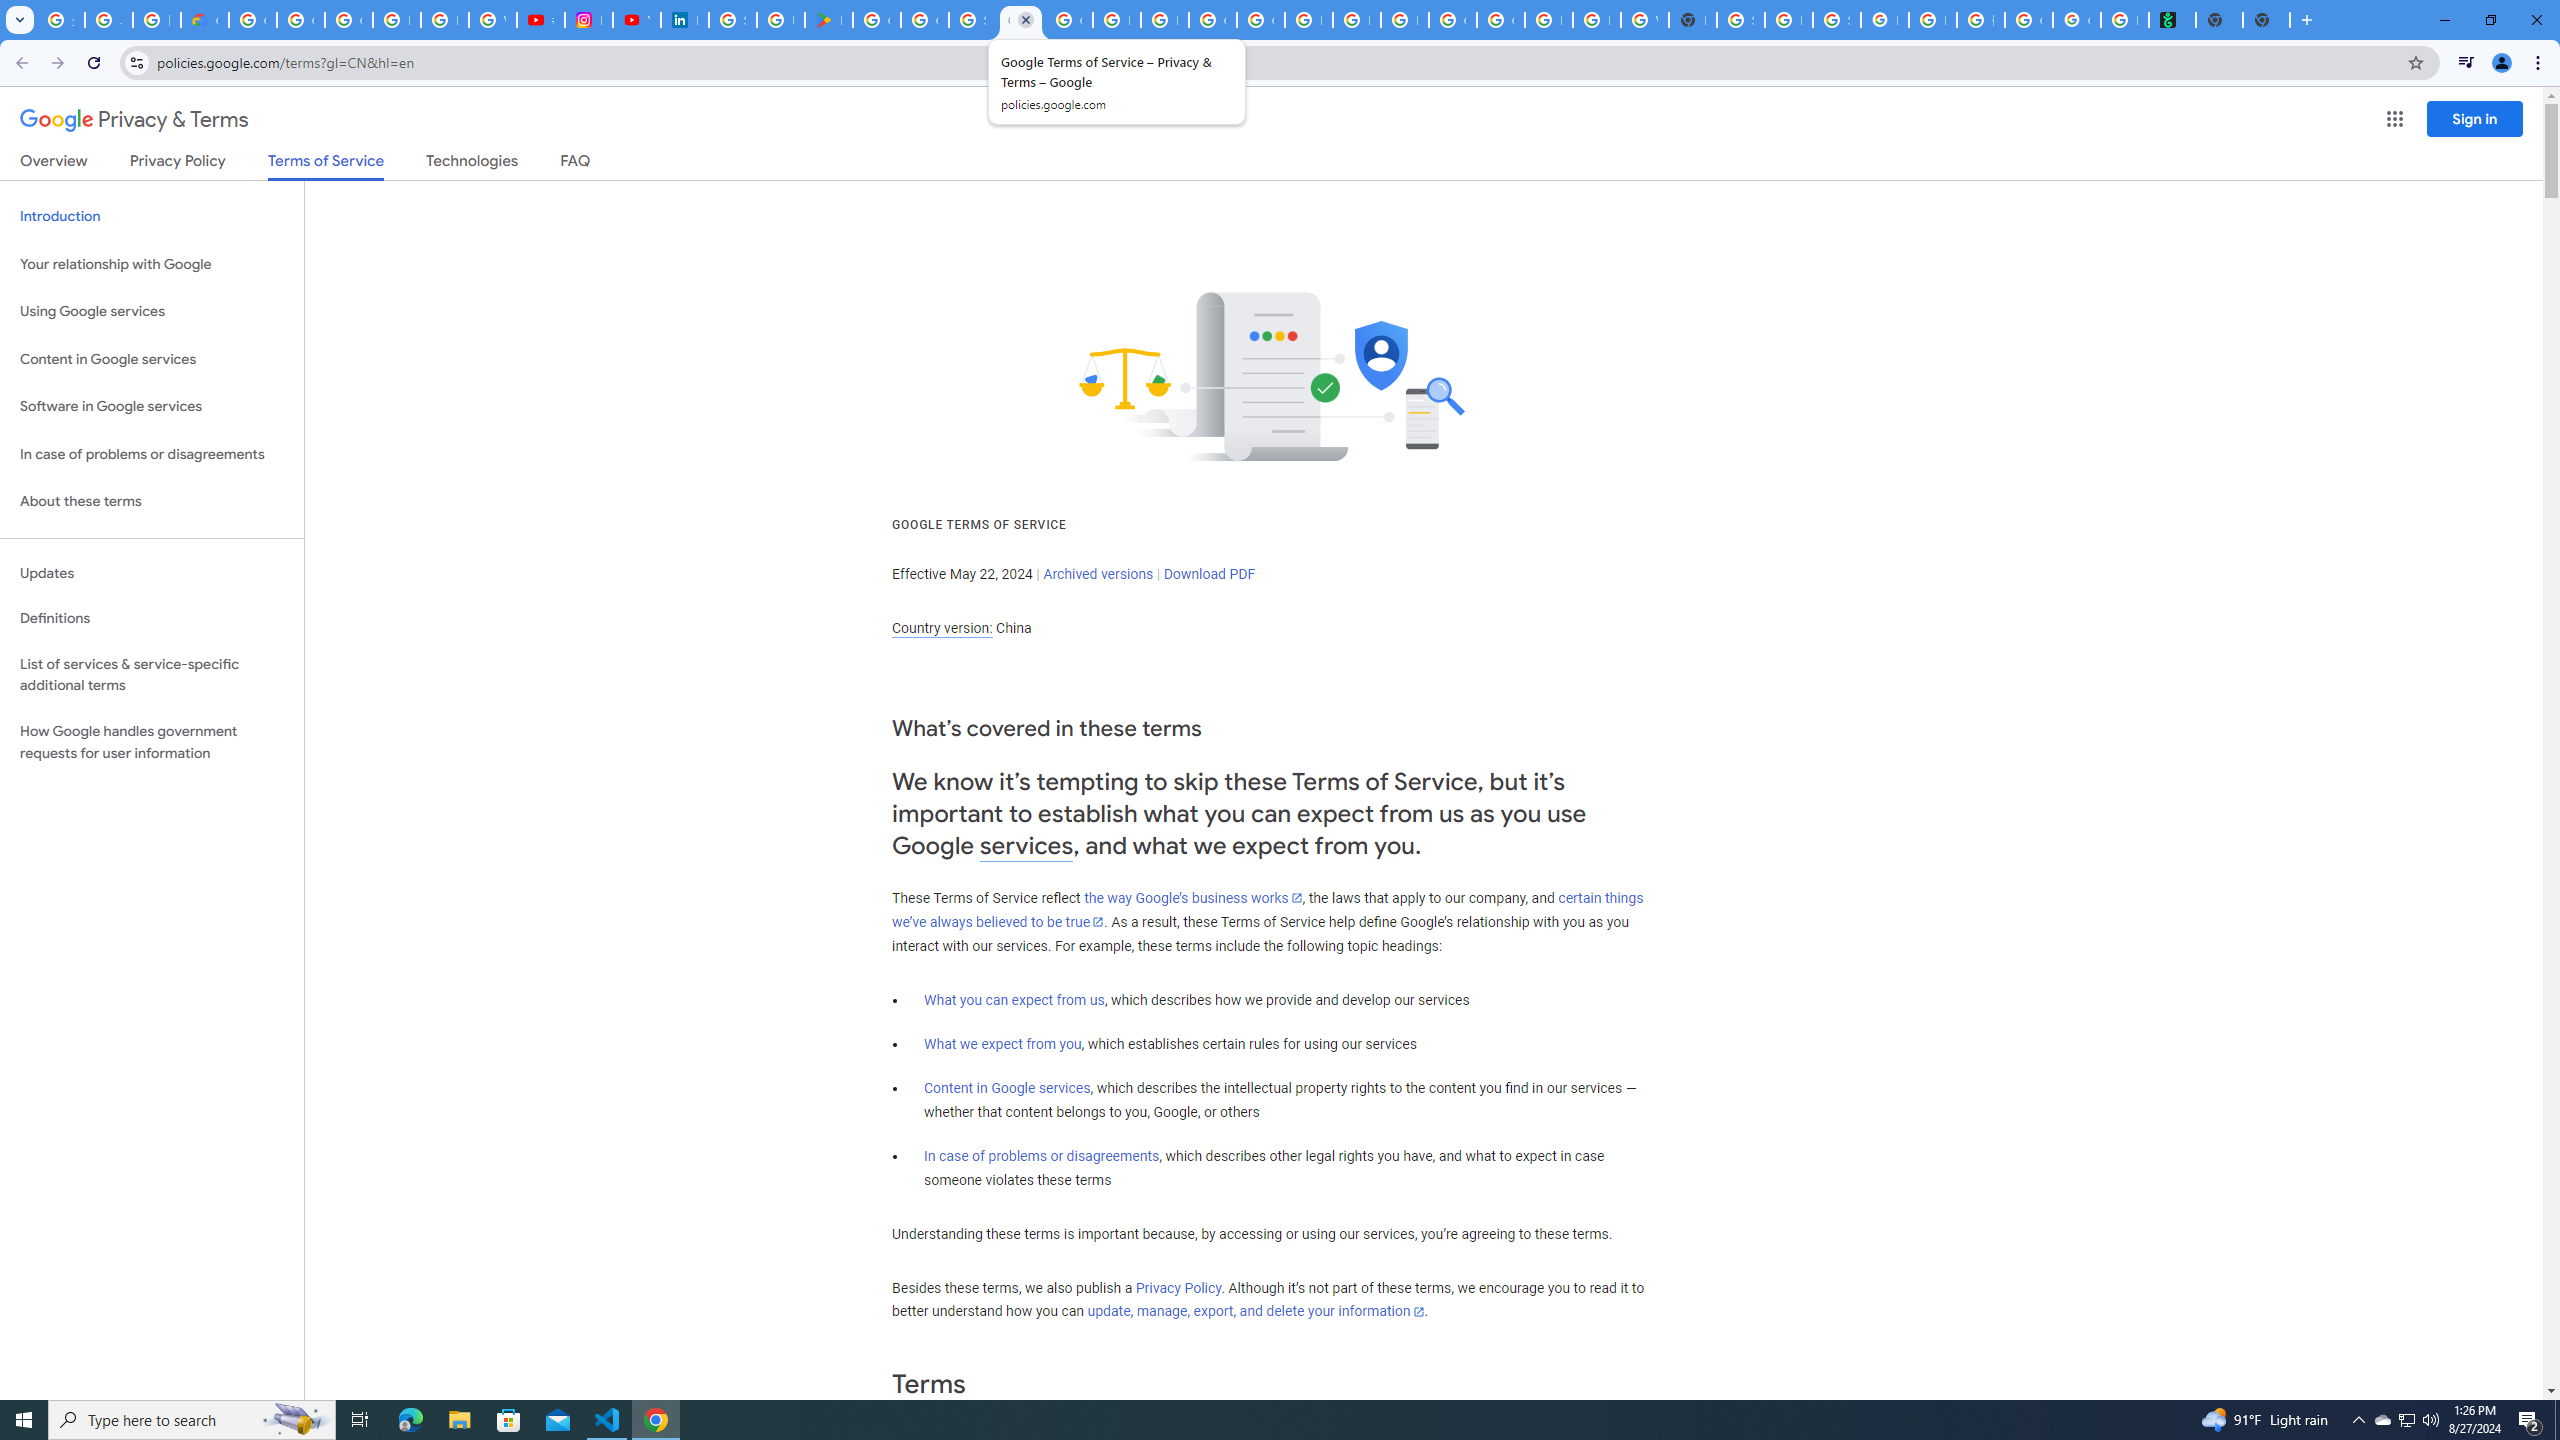 The height and width of the screenshot is (1440, 2560). I want to click on 'services', so click(1026, 846).